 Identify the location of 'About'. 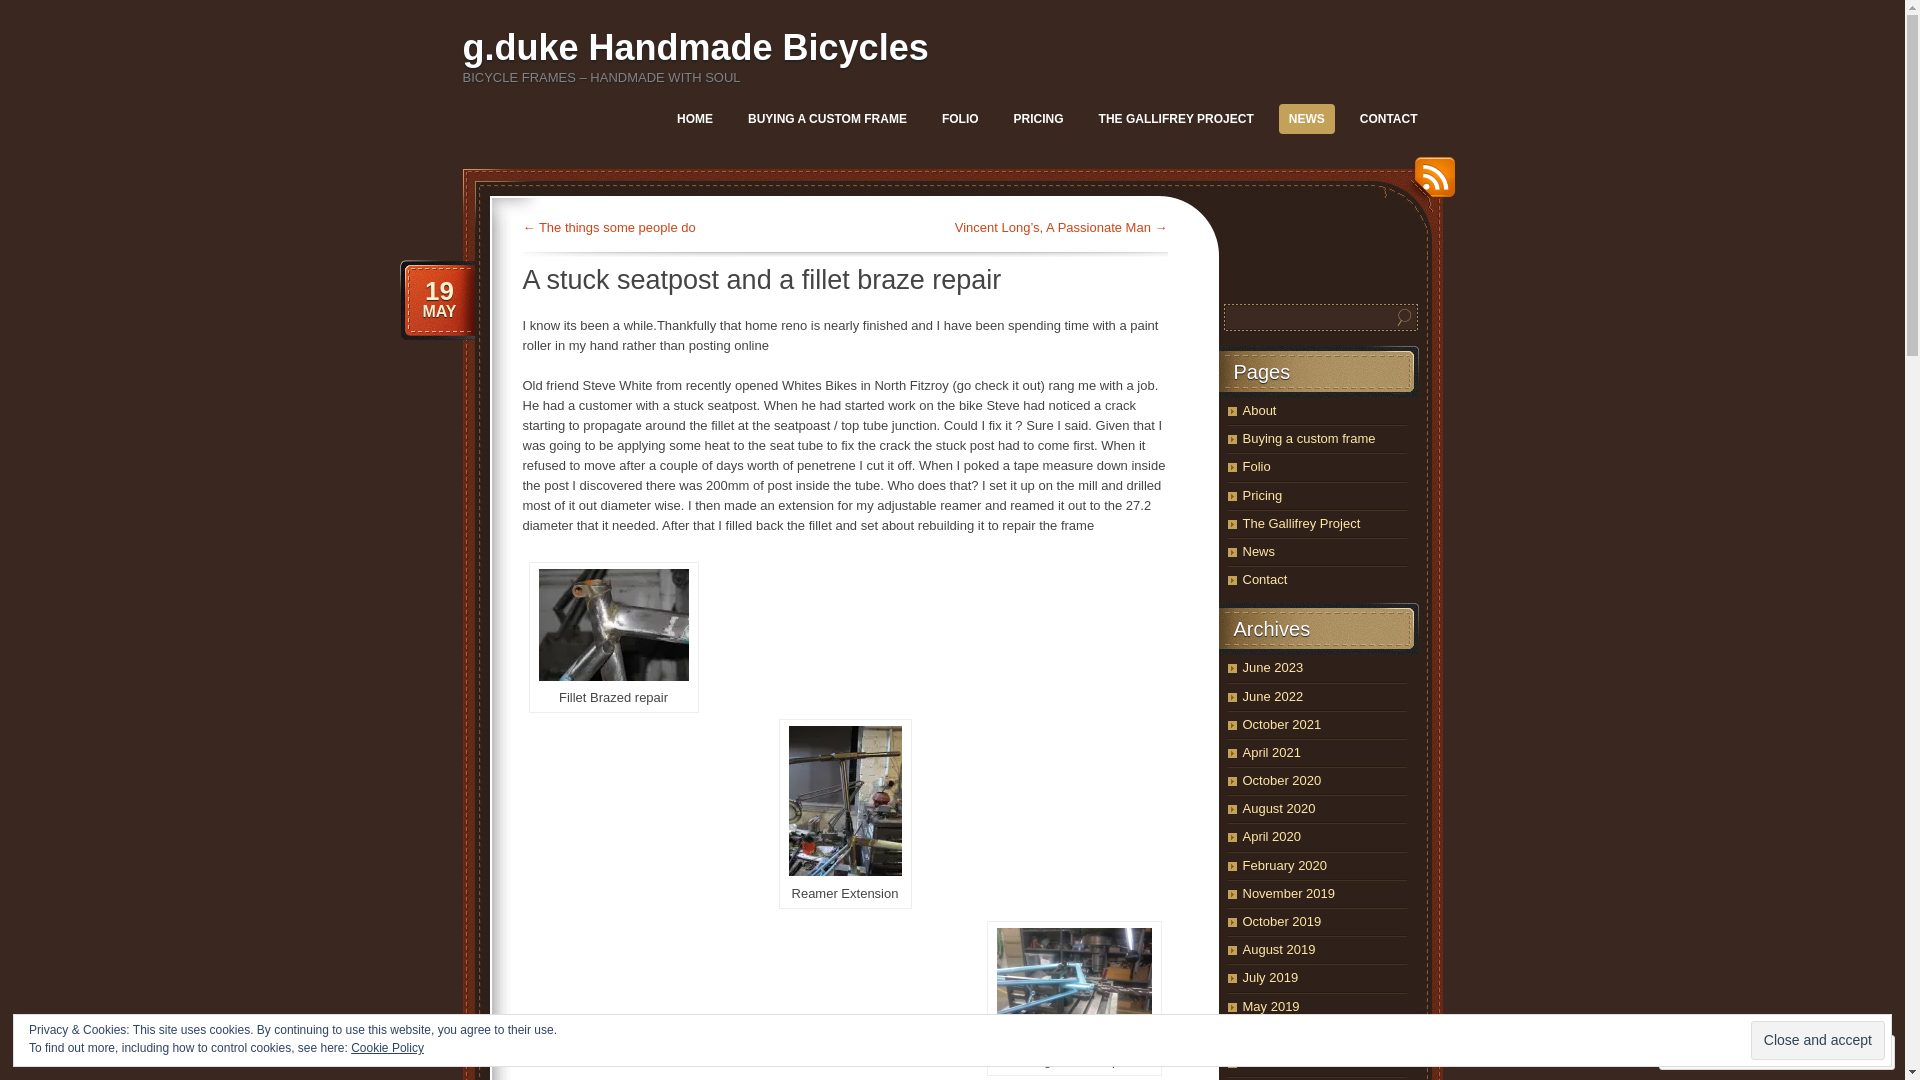
(1257, 409).